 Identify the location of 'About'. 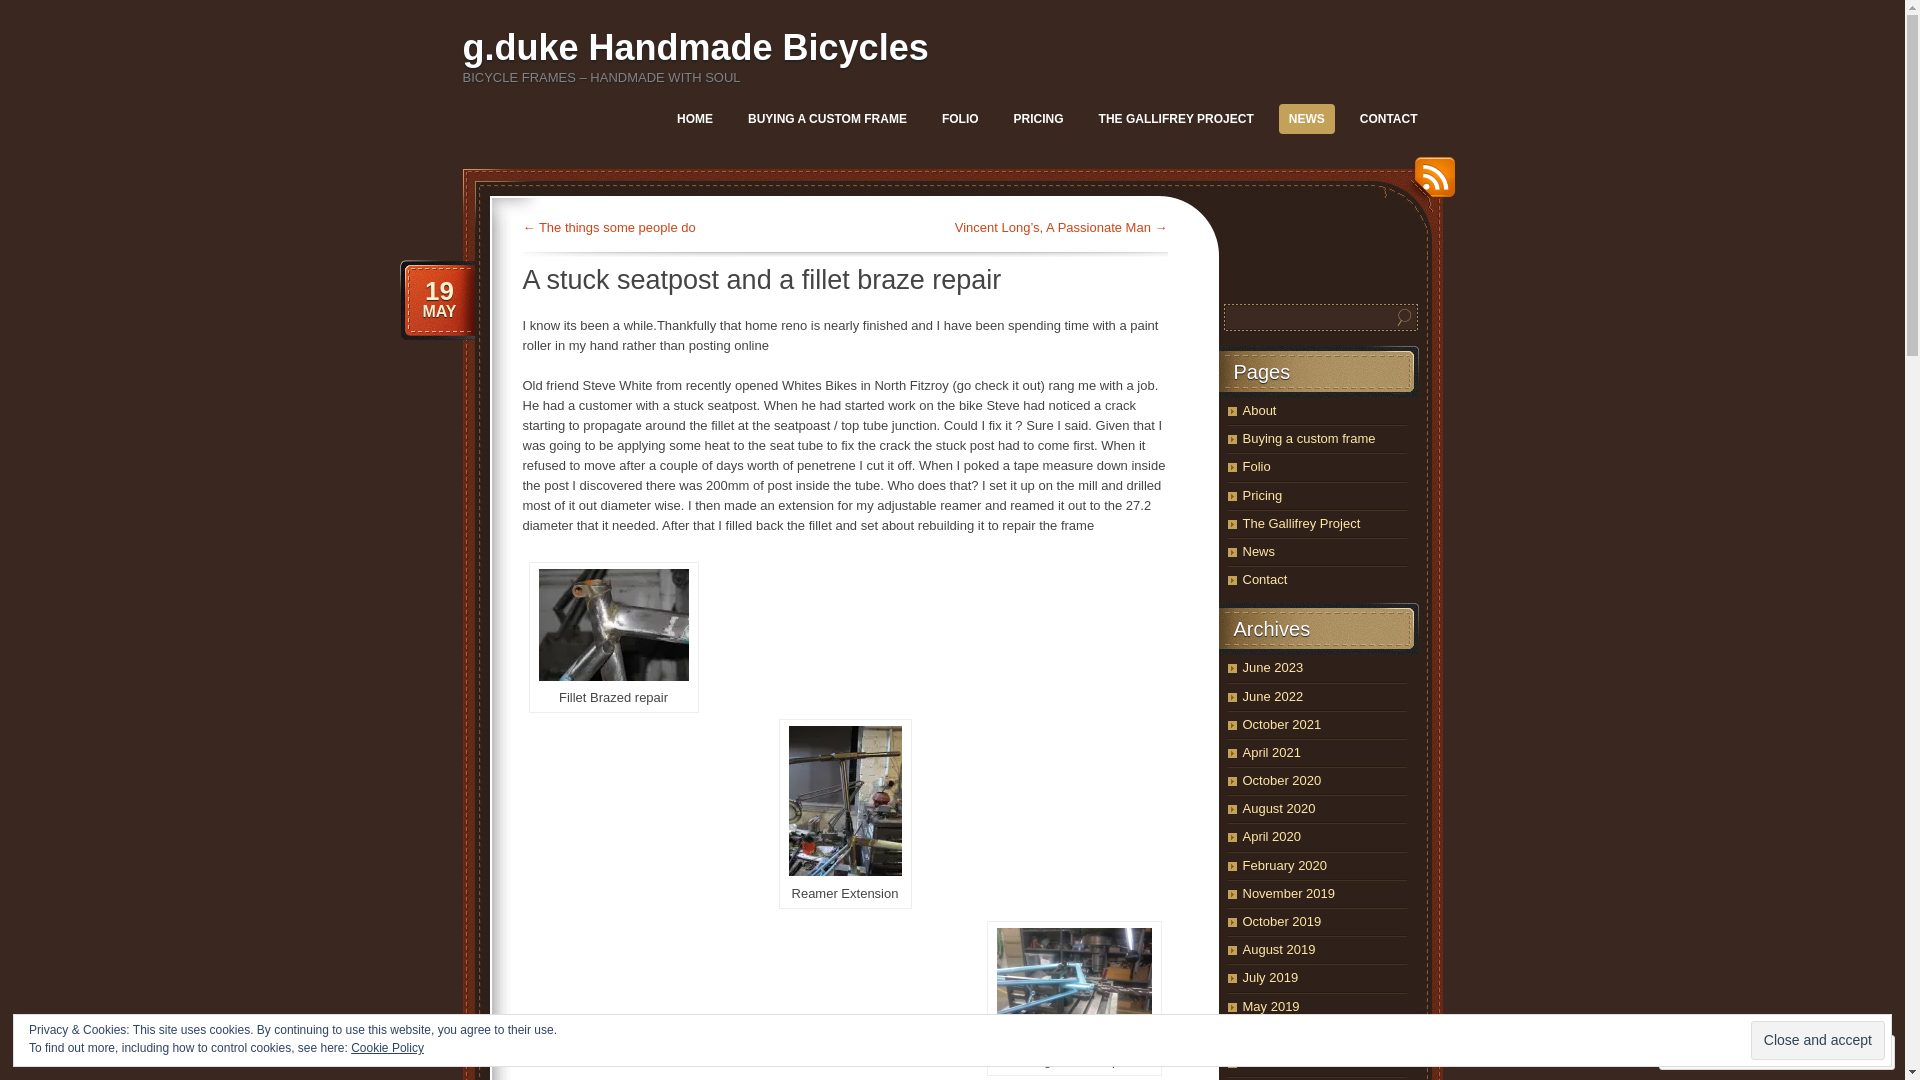
(1257, 409).